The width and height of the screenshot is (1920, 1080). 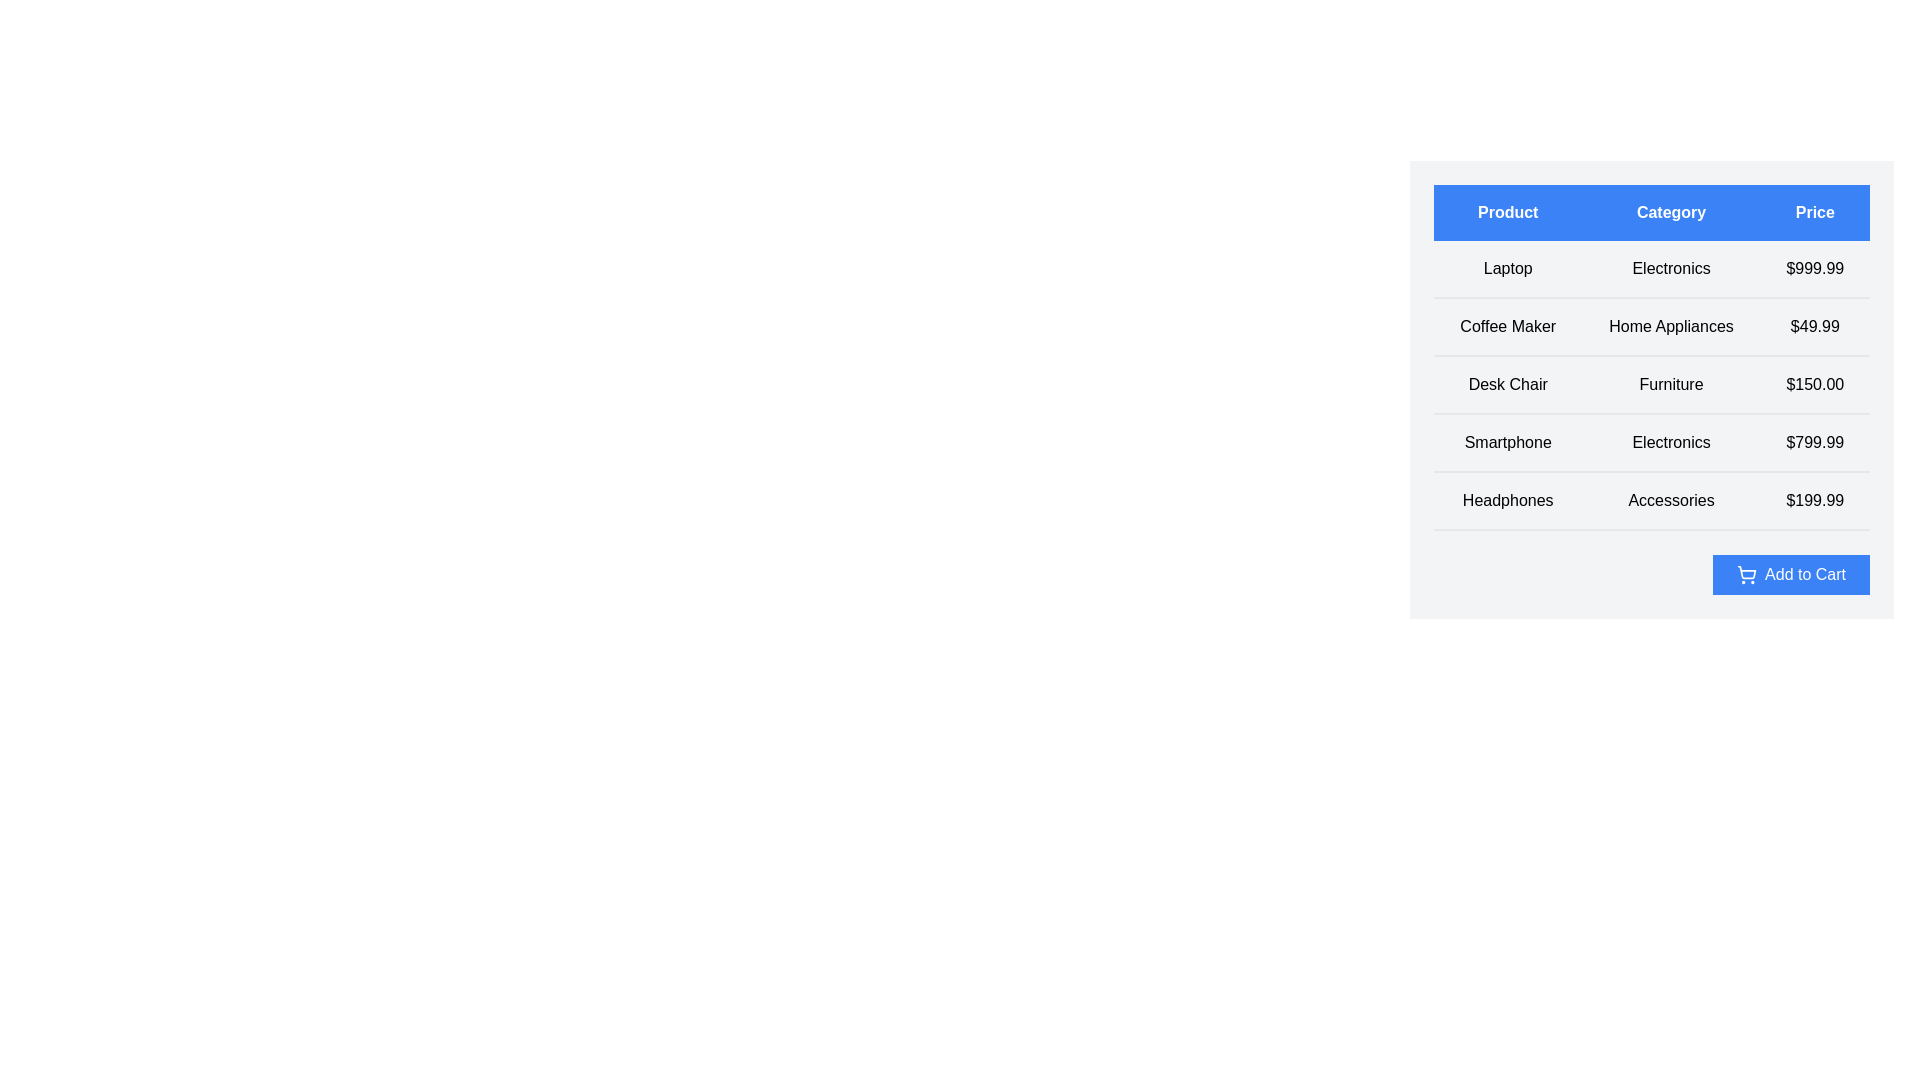 I want to click on the non-interactive table cell displaying the category classification 'Furniture' for the product 'Desk Chair' in the data table, so click(x=1671, y=385).